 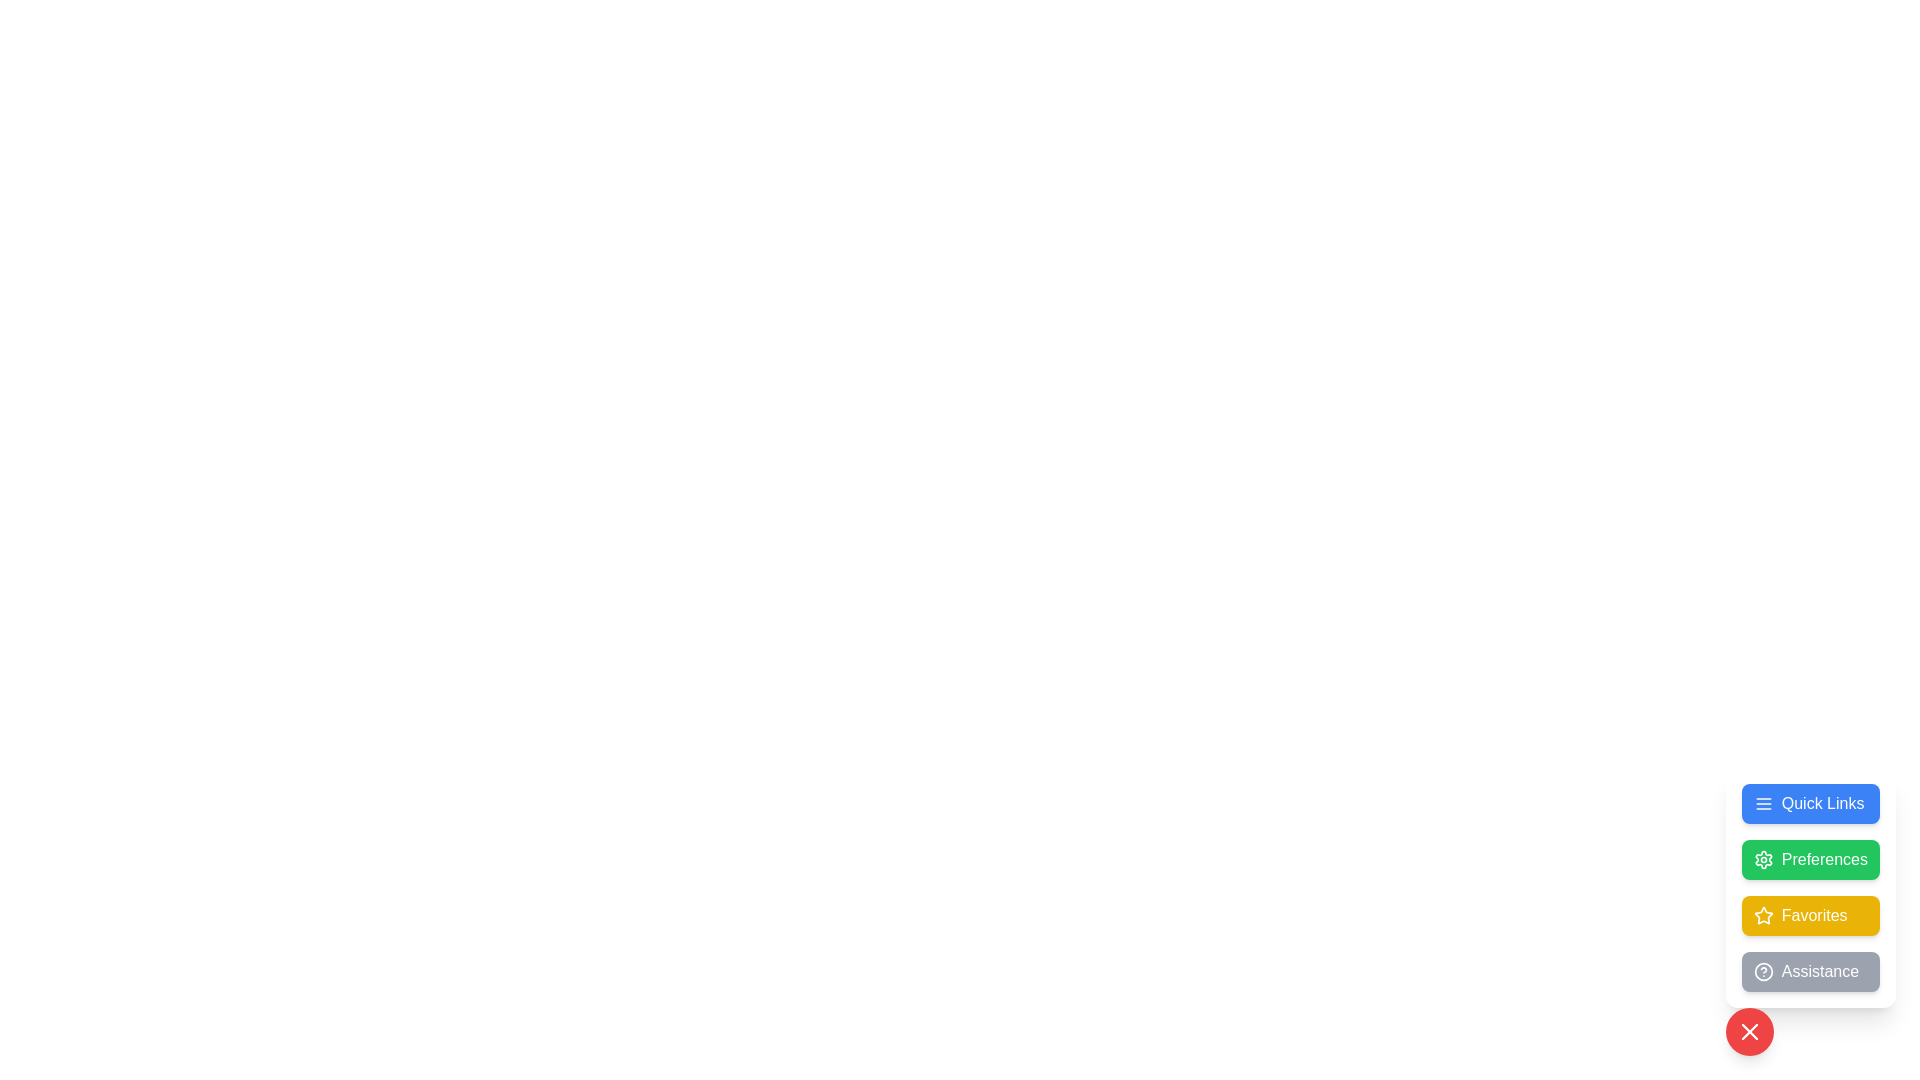 I want to click on the circular question mark icon with a gray background located in the 'Assistance' option at the bottom-right corner of the interface, so click(x=1763, y=971).